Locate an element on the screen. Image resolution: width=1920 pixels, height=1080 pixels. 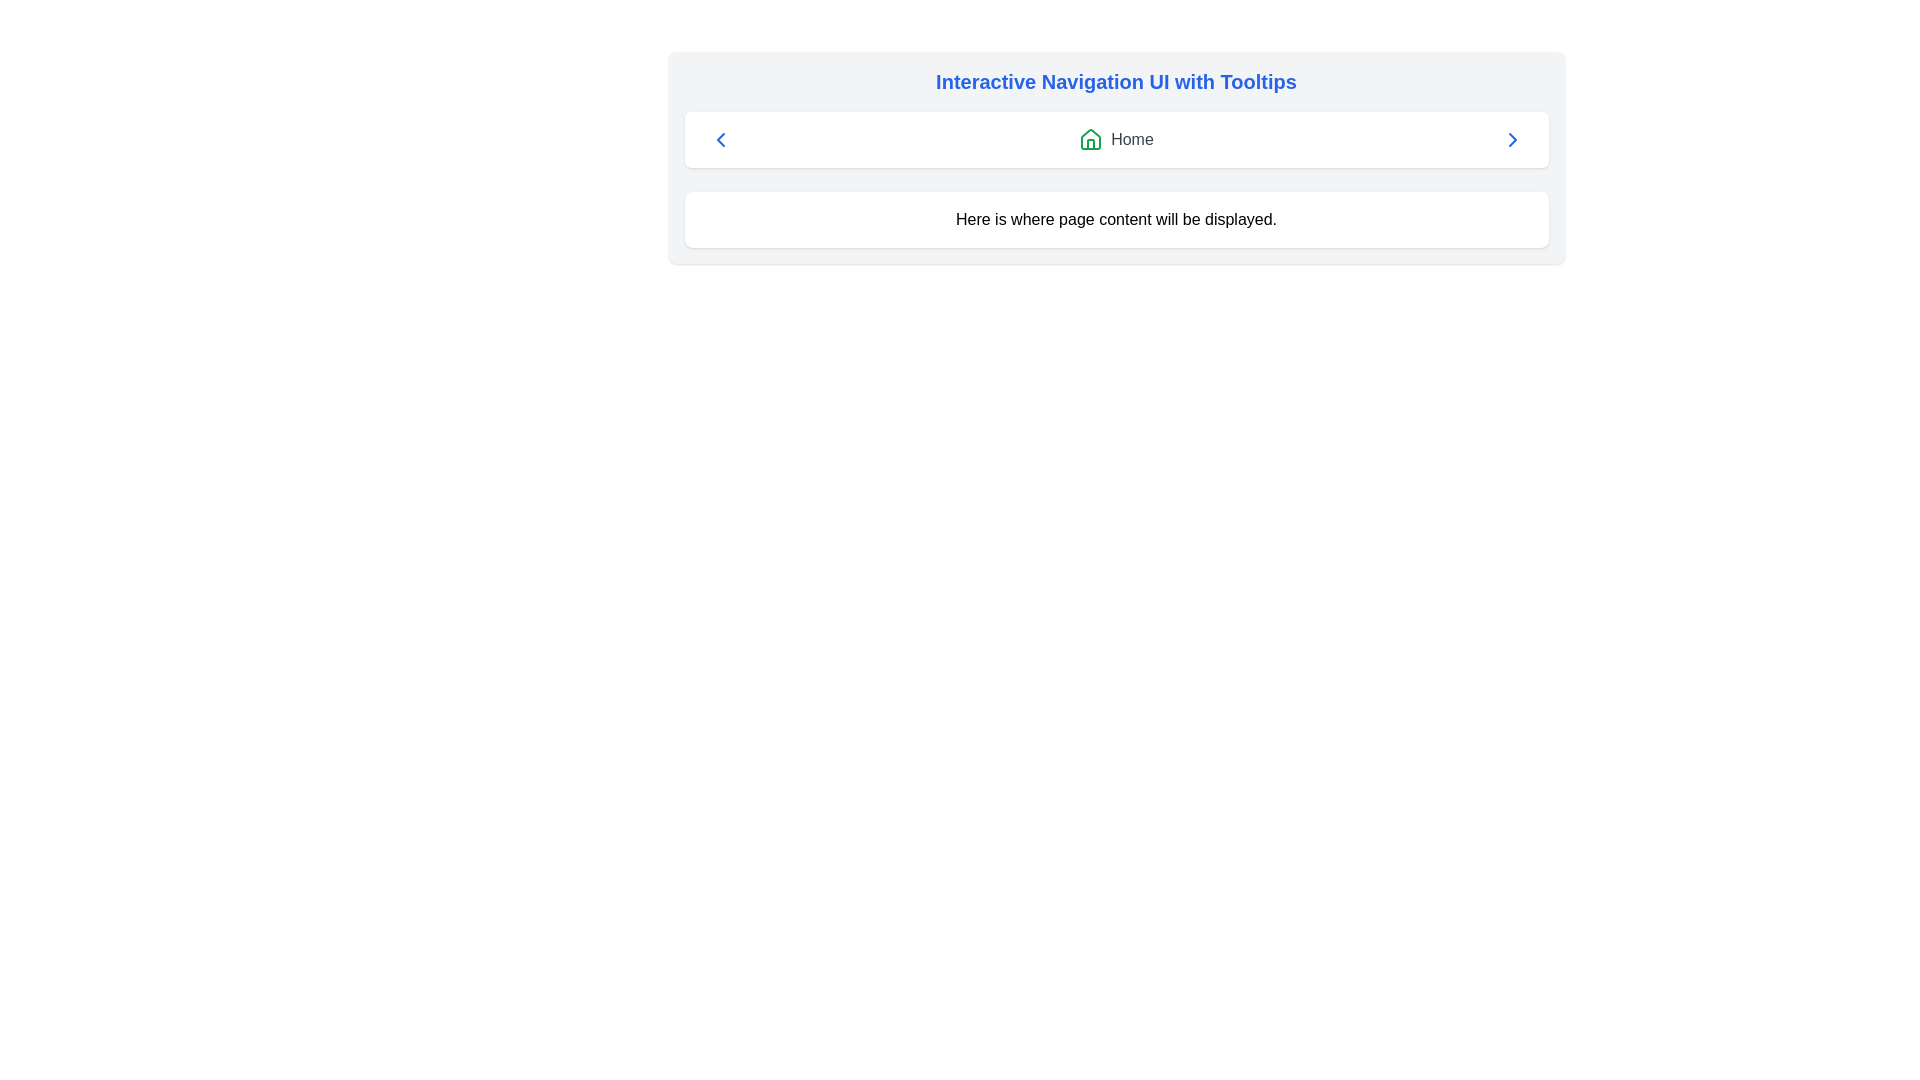
the chevron-left SVG icon located in the navigation bar labeled 'Previous' is located at coordinates (720, 138).